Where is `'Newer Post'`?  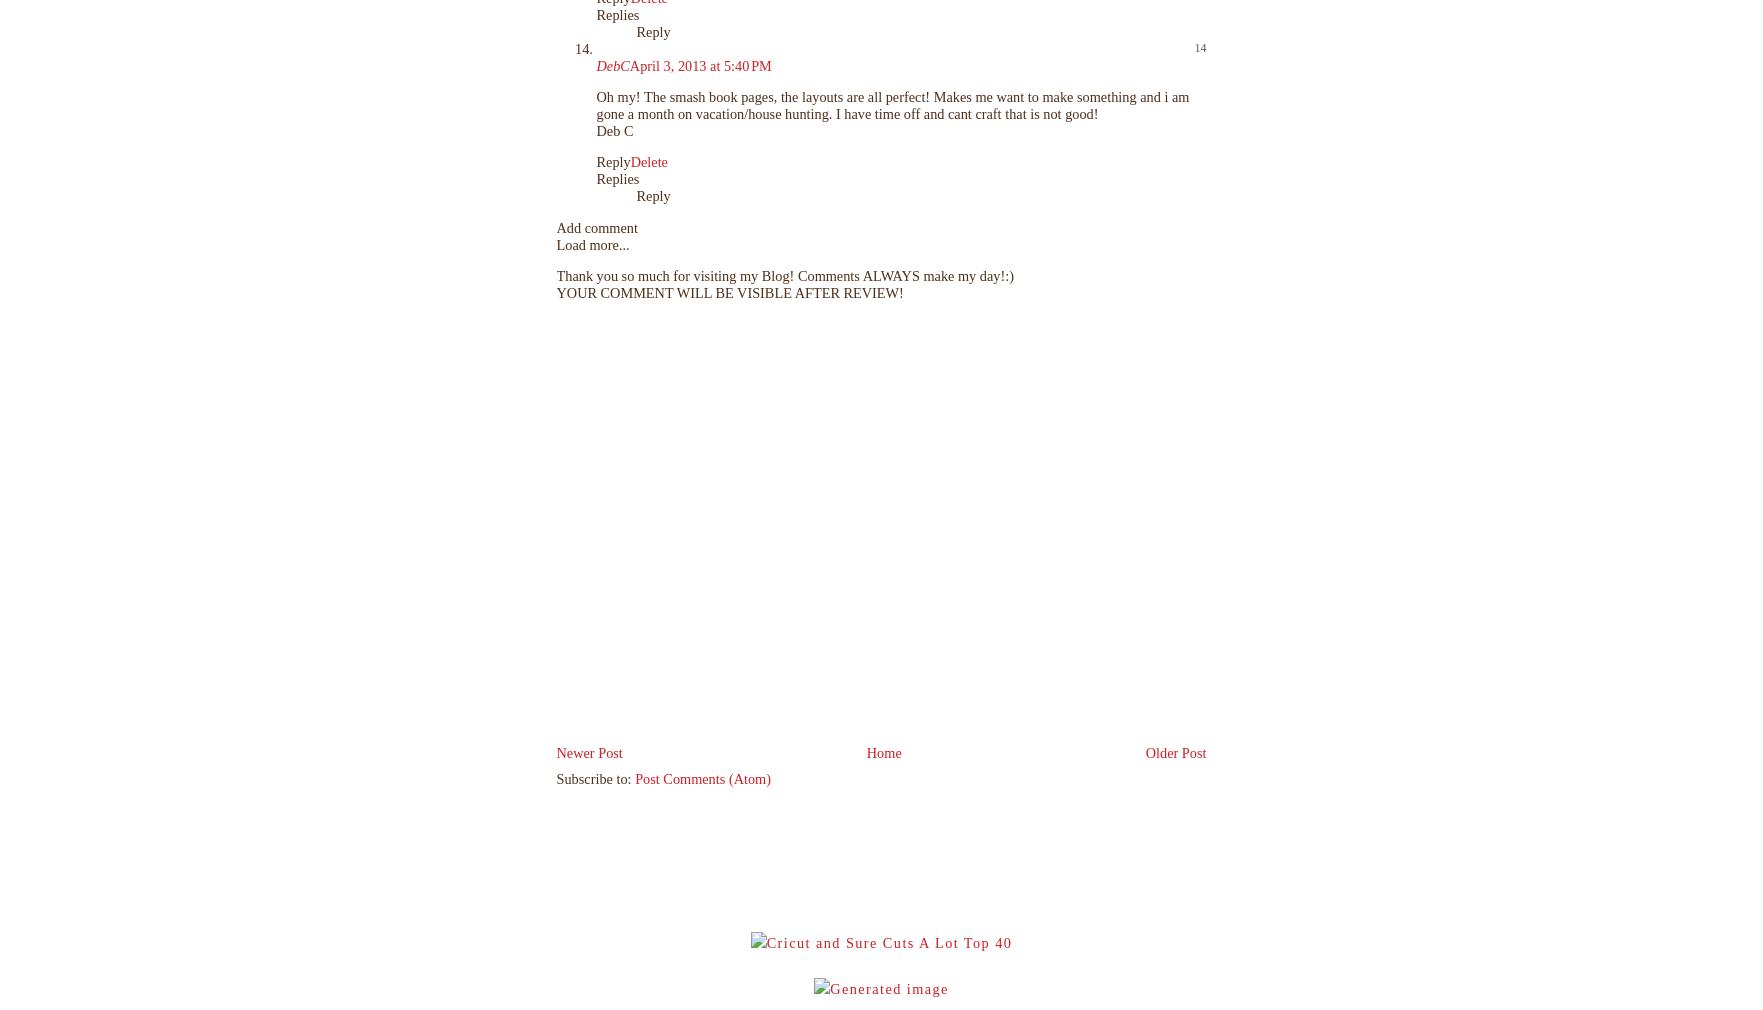
'Newer Post' is located at coordinates (589, 751).